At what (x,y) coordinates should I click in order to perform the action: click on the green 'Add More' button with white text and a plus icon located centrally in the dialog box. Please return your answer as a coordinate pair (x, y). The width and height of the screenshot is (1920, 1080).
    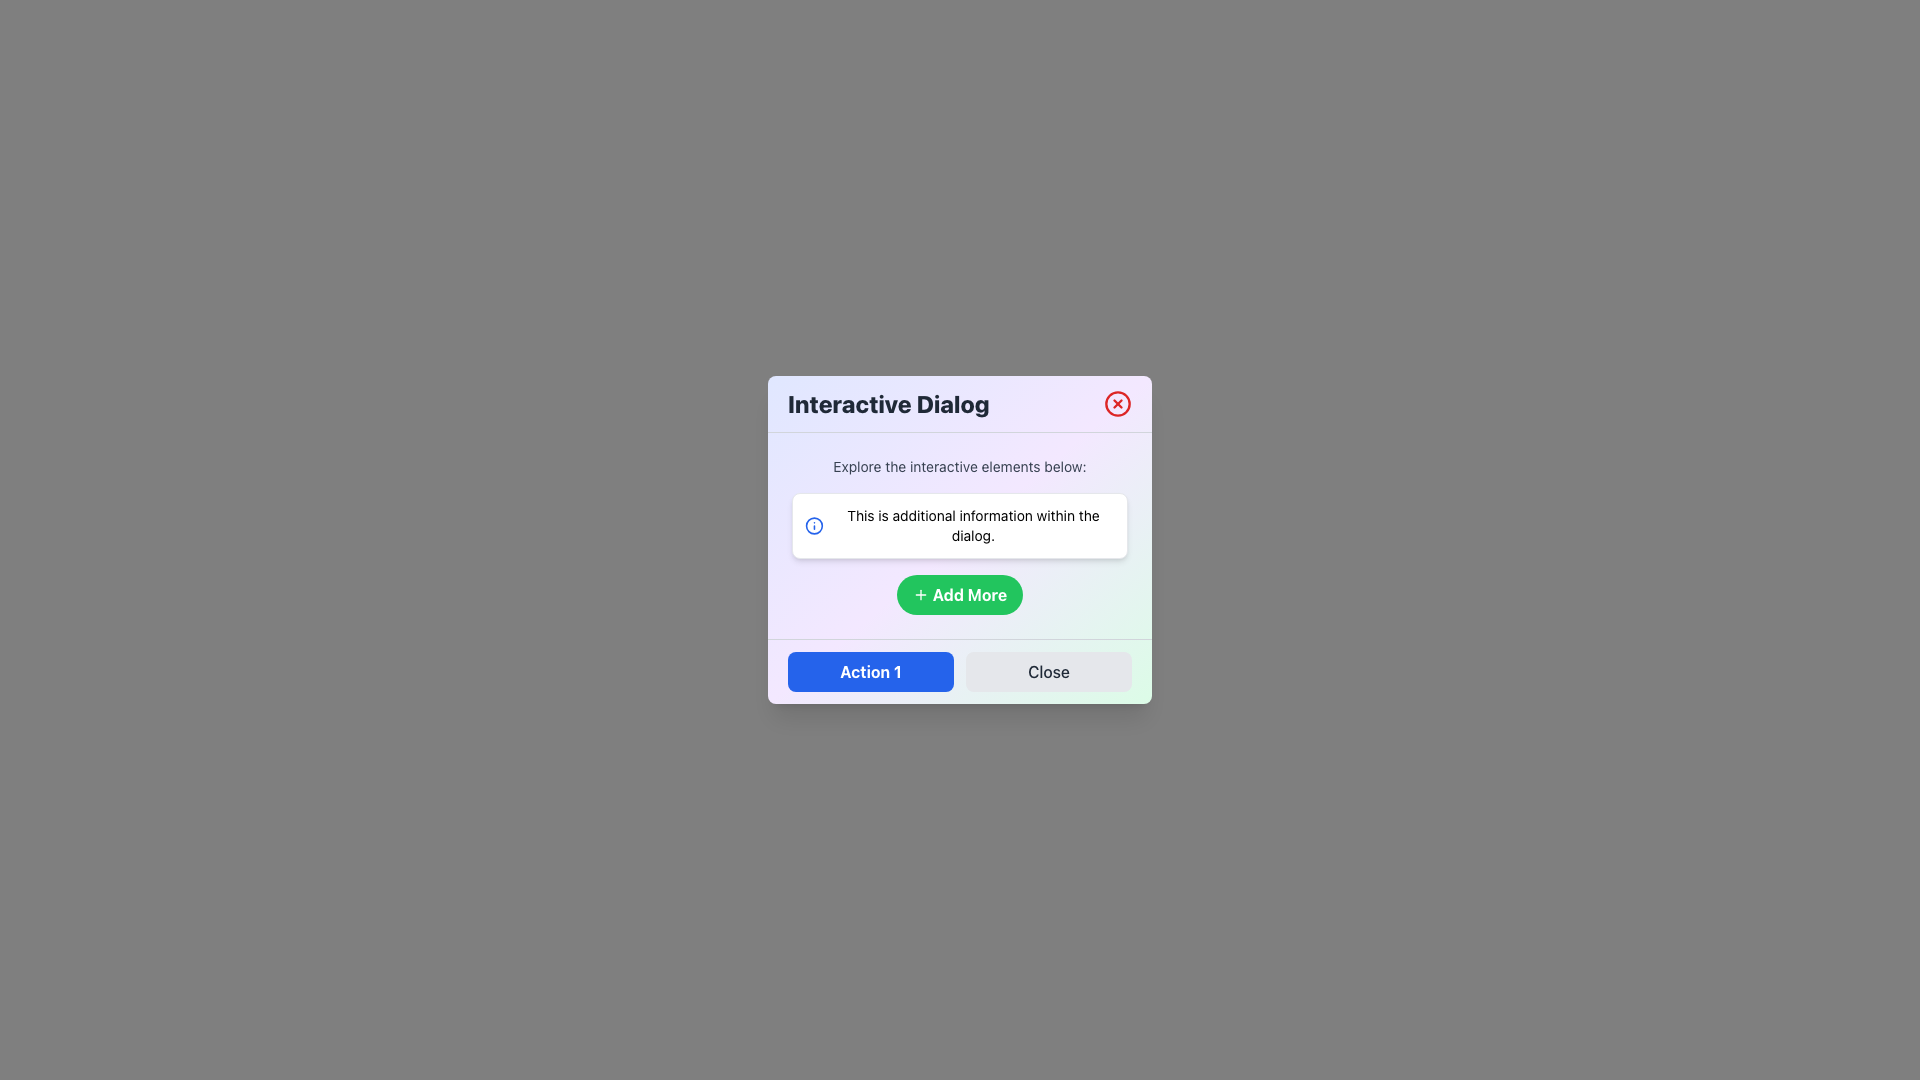
    Looking at the image, I should click on (960, 593).